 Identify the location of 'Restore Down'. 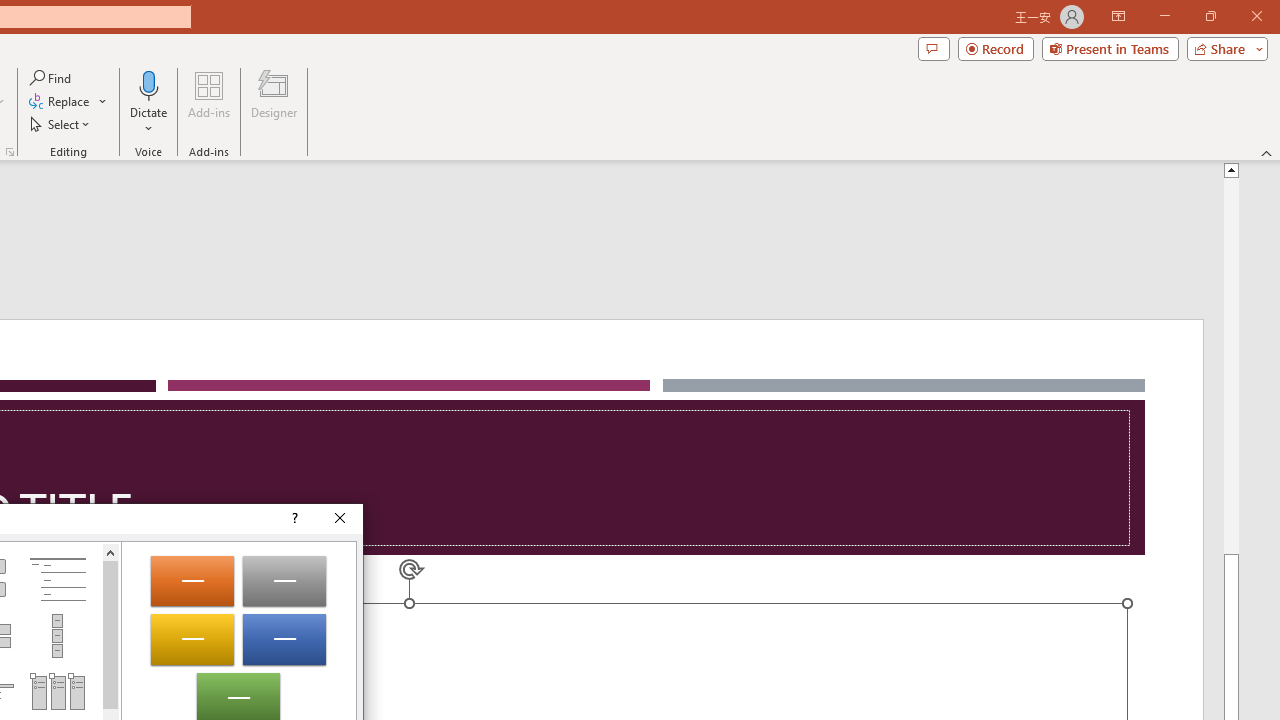
(1209, 16).